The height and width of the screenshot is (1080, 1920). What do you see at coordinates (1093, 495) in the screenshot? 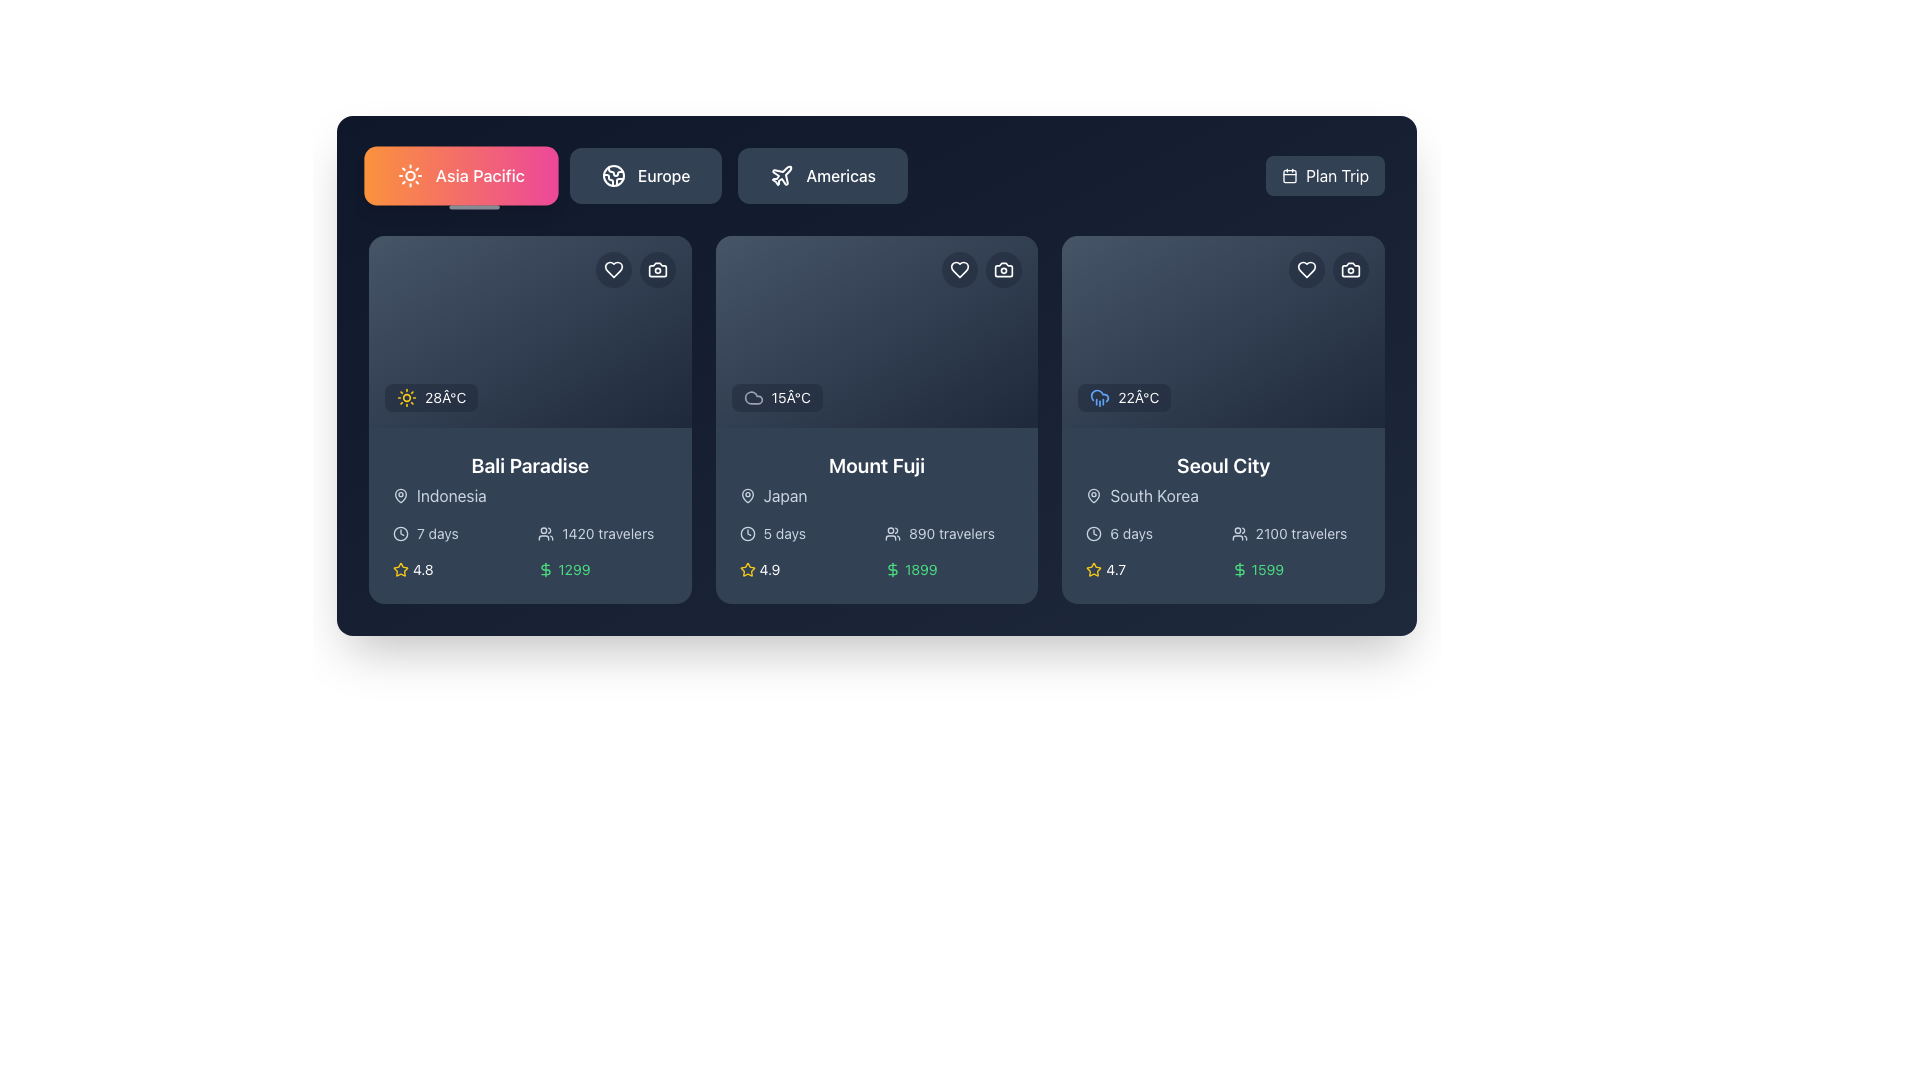
I see `the geographical location icon representing Seoul City, located in the bottom-left region of the Seoul City card, near the label 'South Korea'` at bounding box center [1093, 495].